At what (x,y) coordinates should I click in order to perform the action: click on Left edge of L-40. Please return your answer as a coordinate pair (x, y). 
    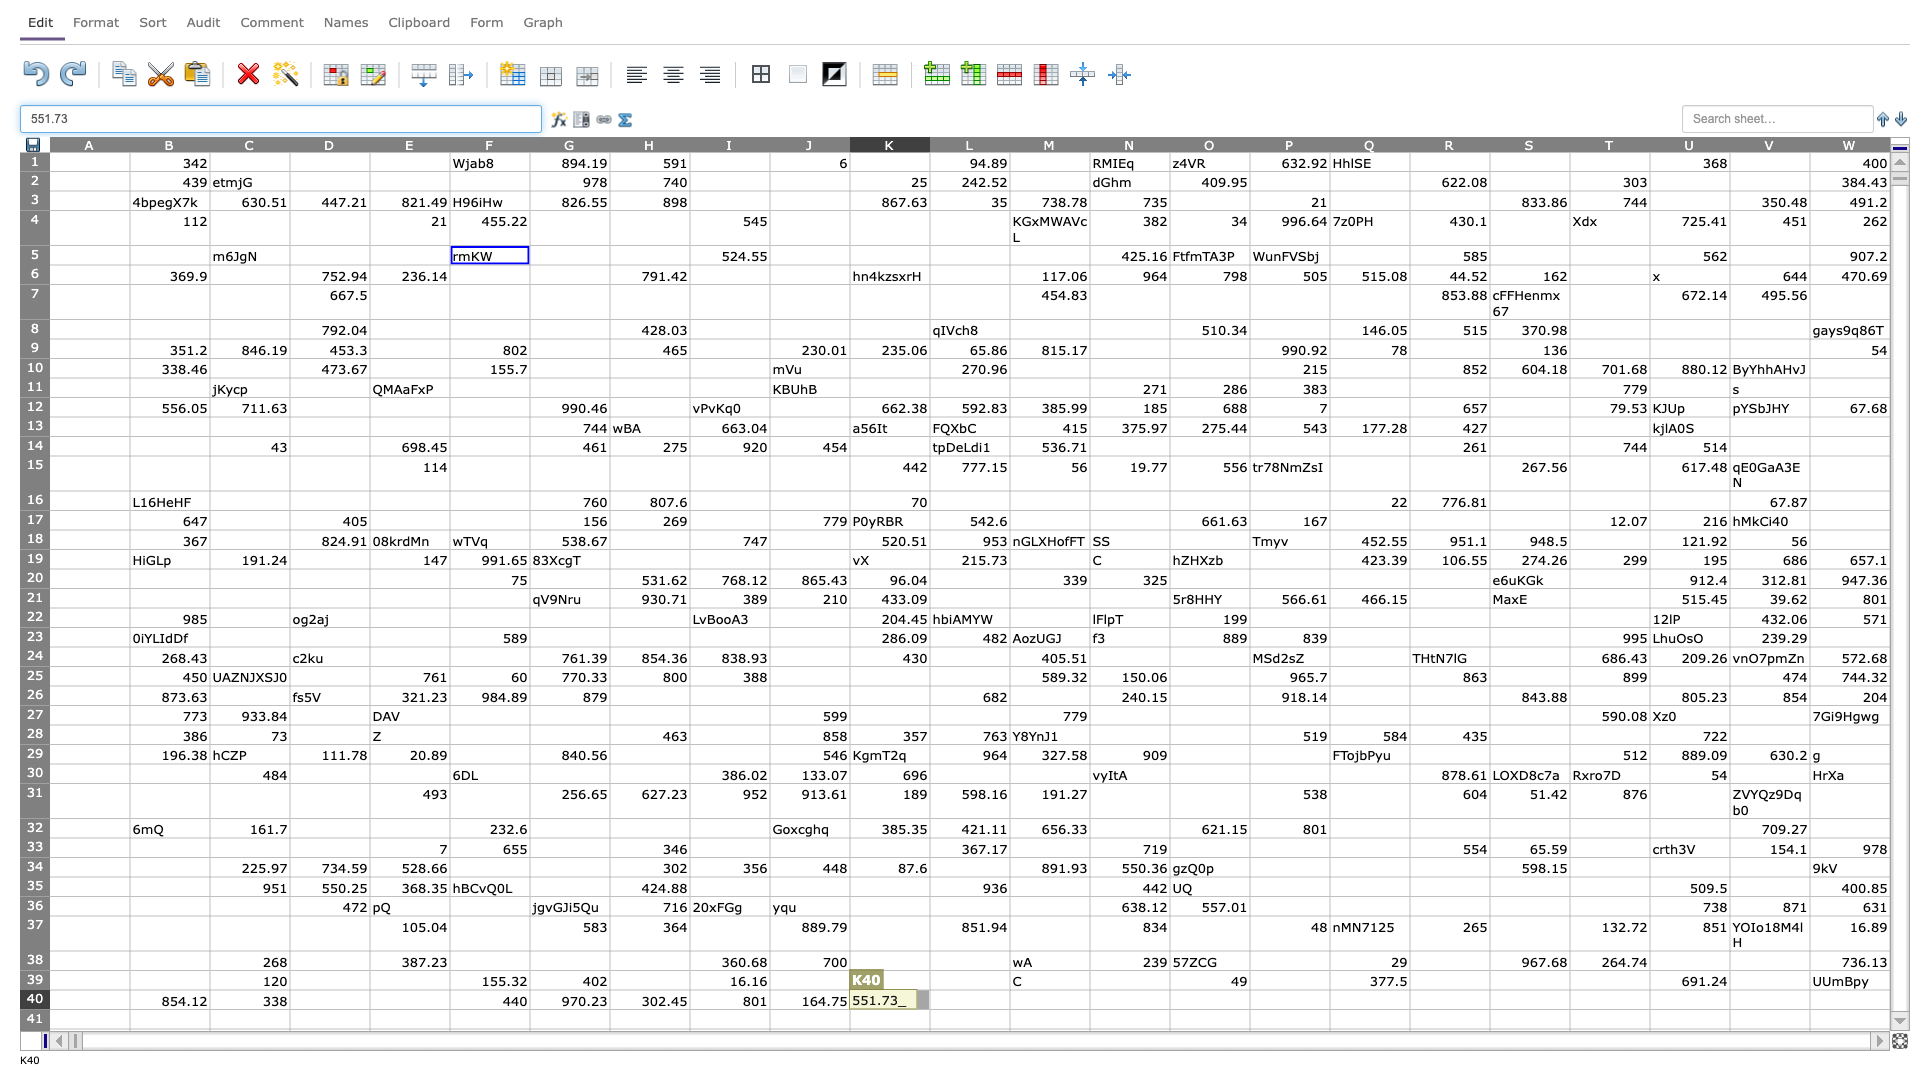
    Looking at the image, I should click on (929, 999).